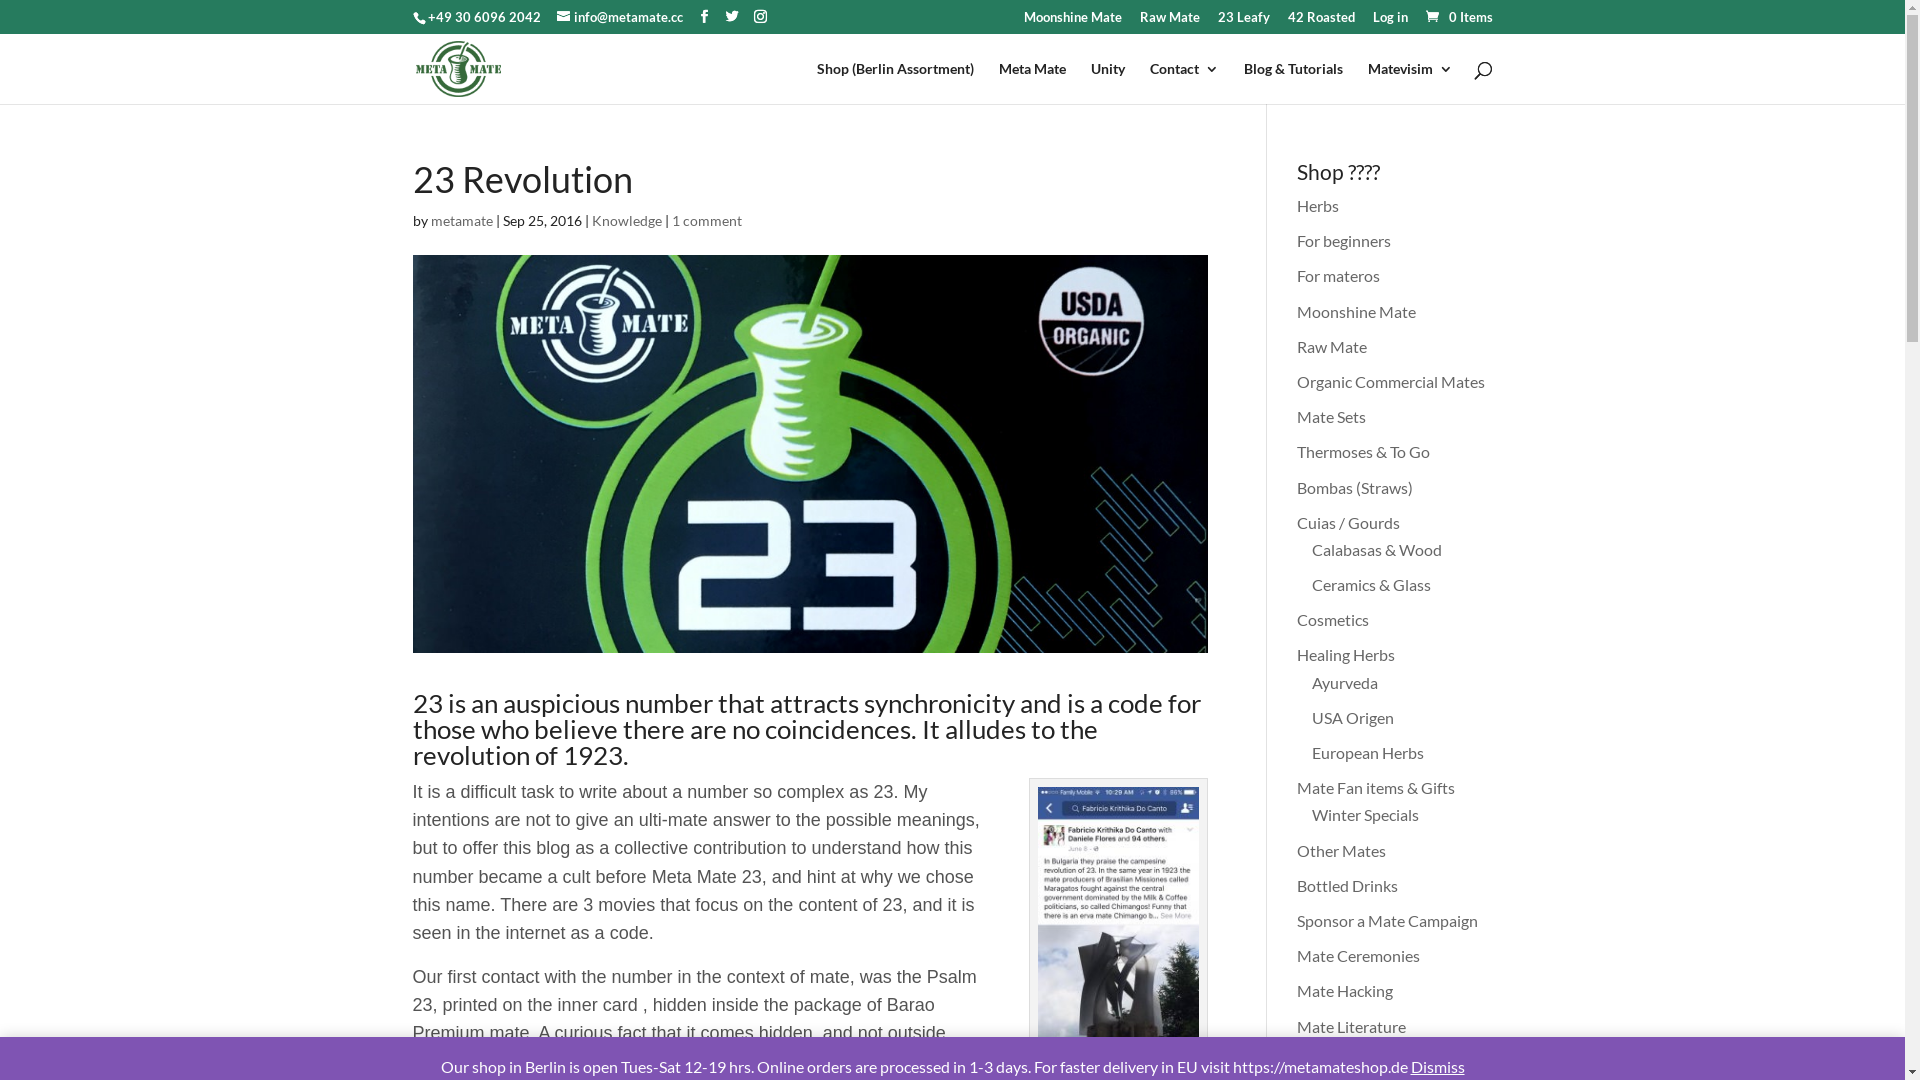  I want to click on 'Other Mates', so click(1341, 850).